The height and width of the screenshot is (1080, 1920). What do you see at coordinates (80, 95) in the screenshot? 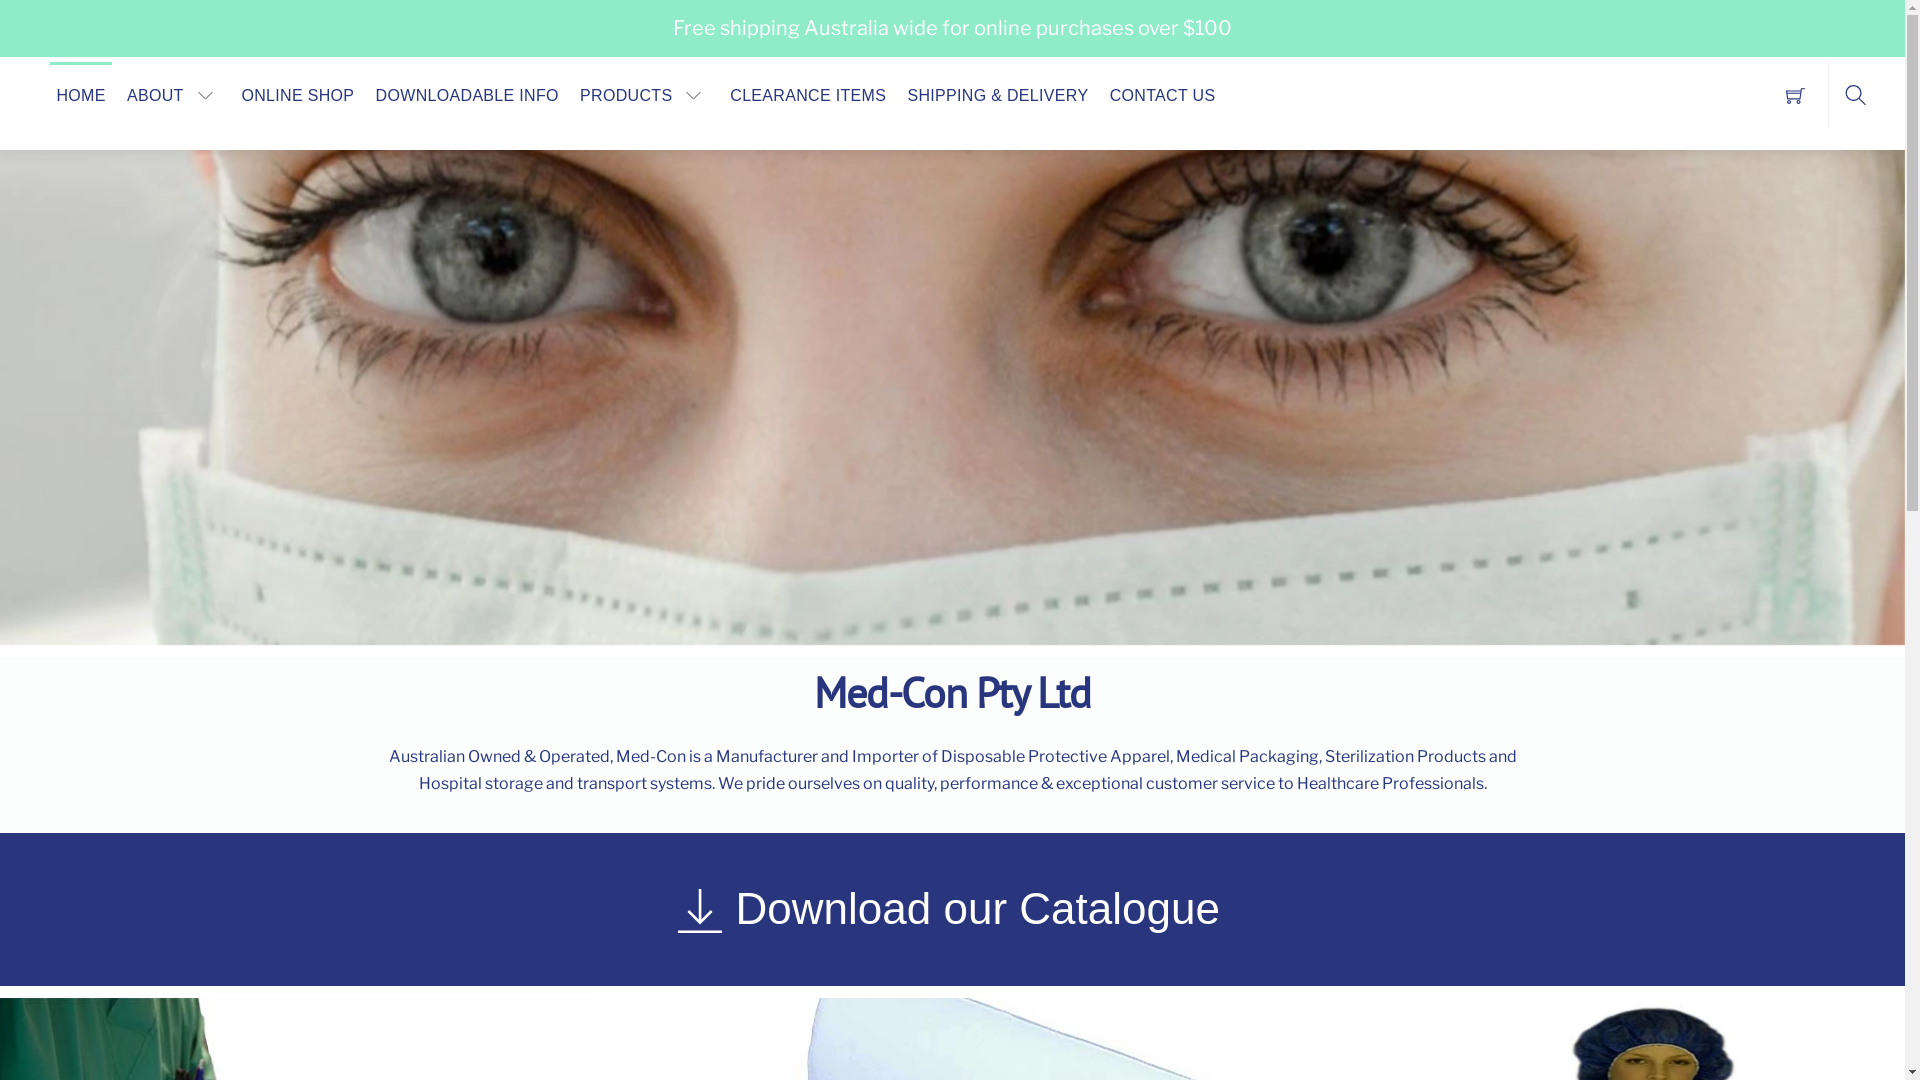
I see `'HOME'` at bounding box center [80, 95].